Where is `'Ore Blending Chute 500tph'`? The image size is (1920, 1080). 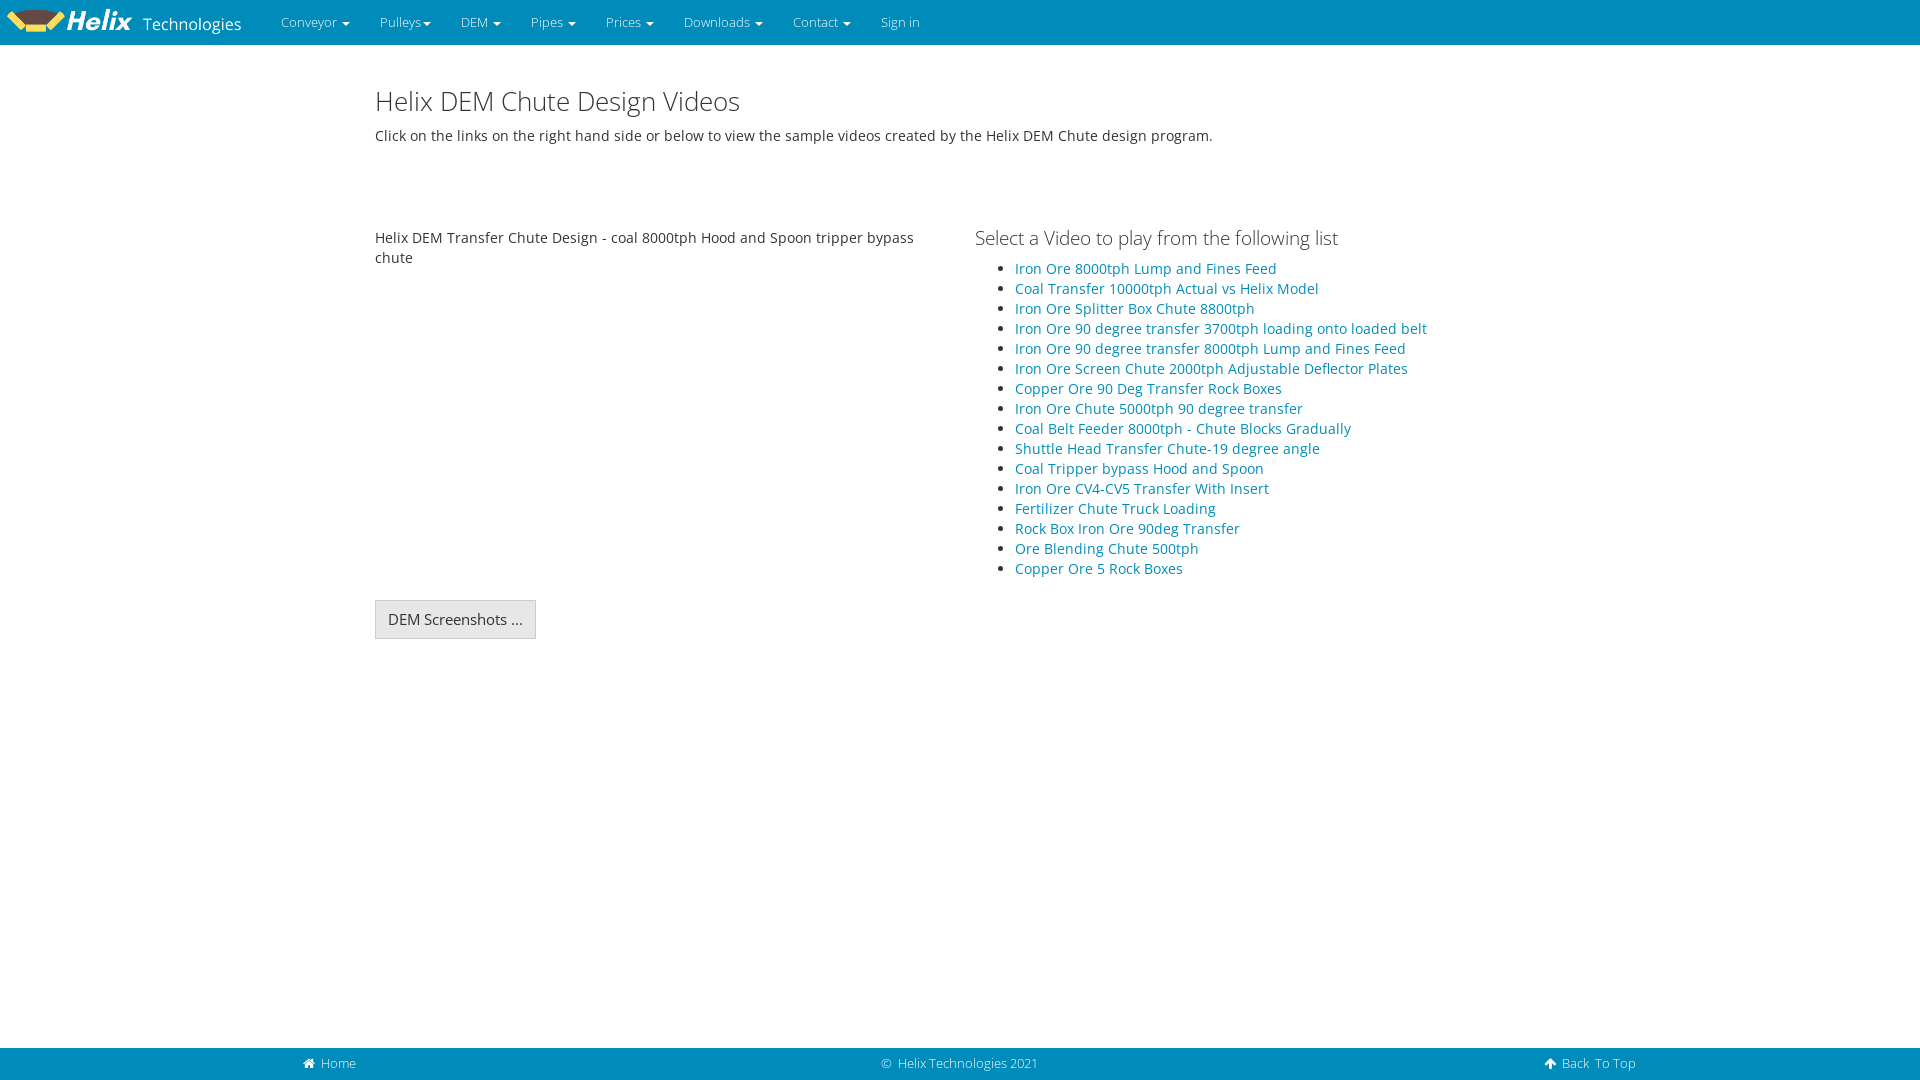
'Ore Blending Chute 500tph' is located at coordinates (1106, 548).